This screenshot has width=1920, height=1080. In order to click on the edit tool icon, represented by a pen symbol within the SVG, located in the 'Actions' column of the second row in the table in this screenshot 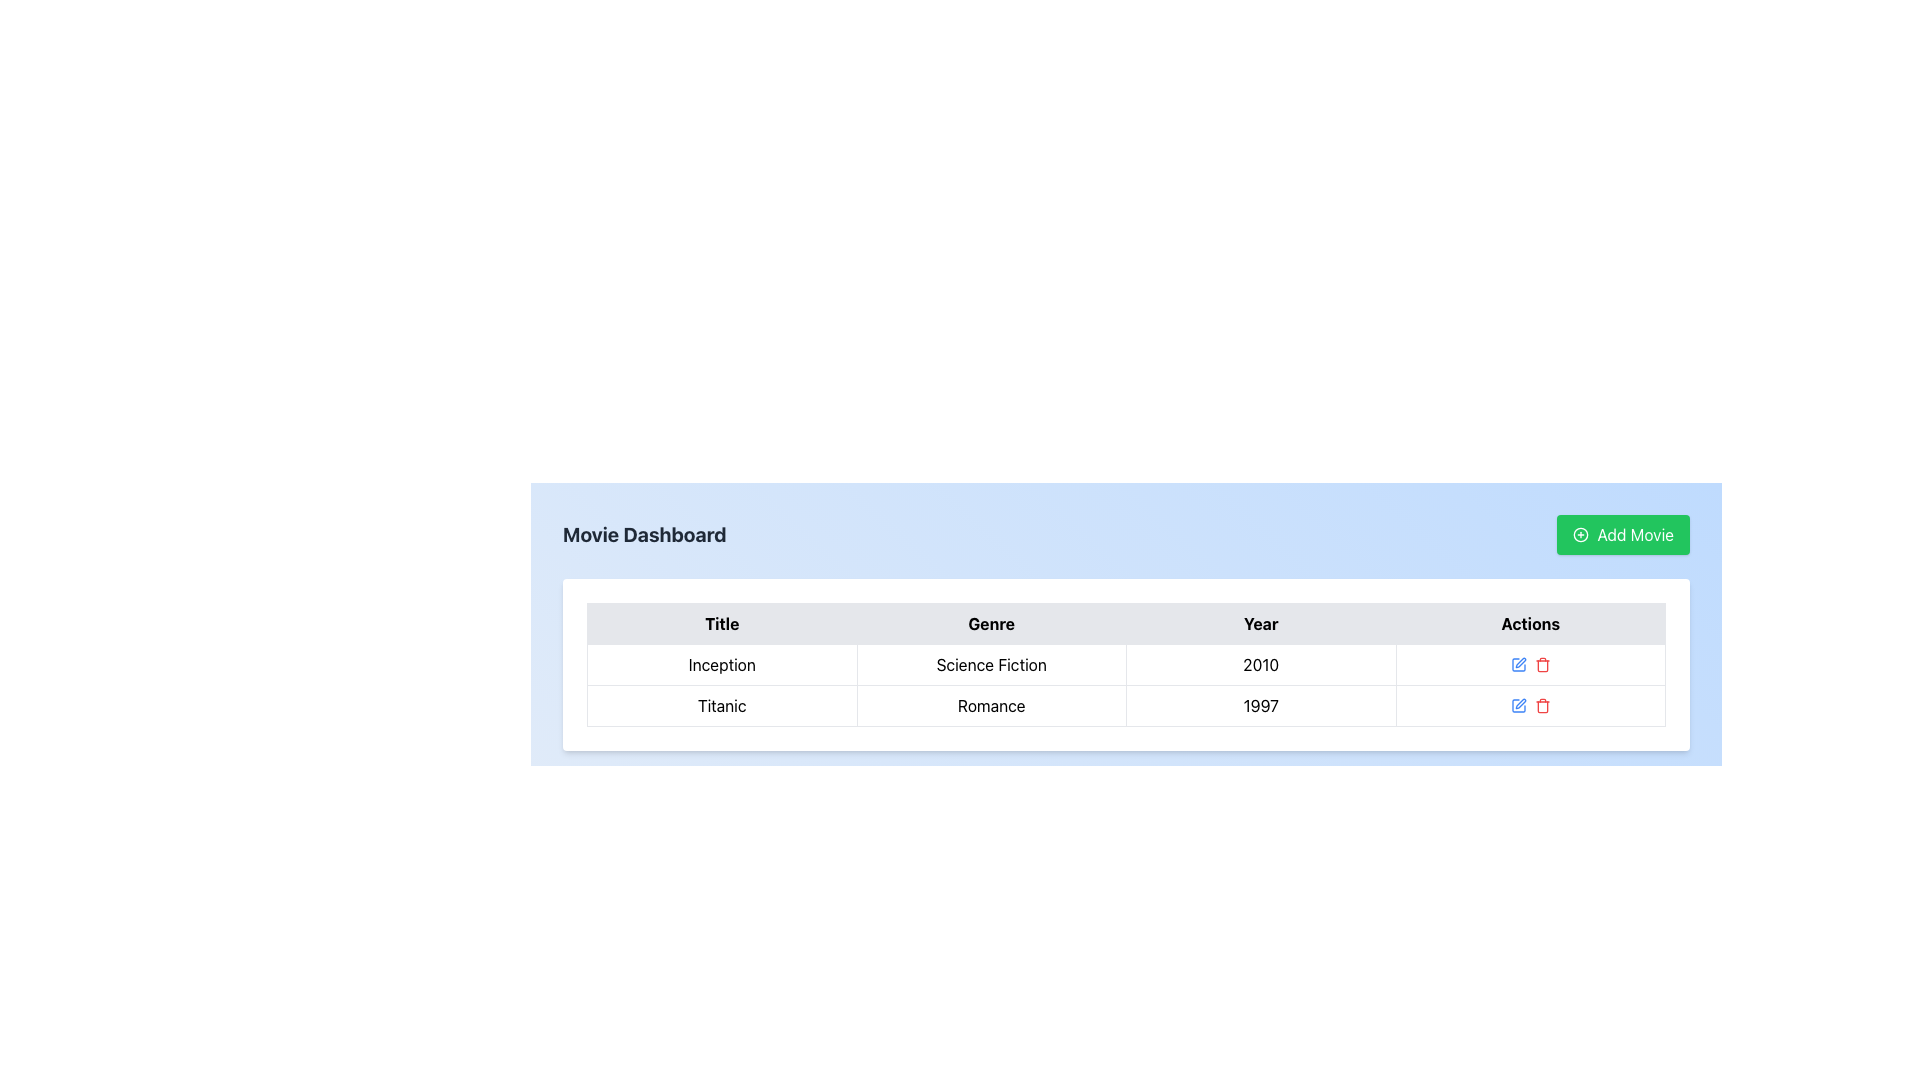, I will do `click(1520, 663)`.